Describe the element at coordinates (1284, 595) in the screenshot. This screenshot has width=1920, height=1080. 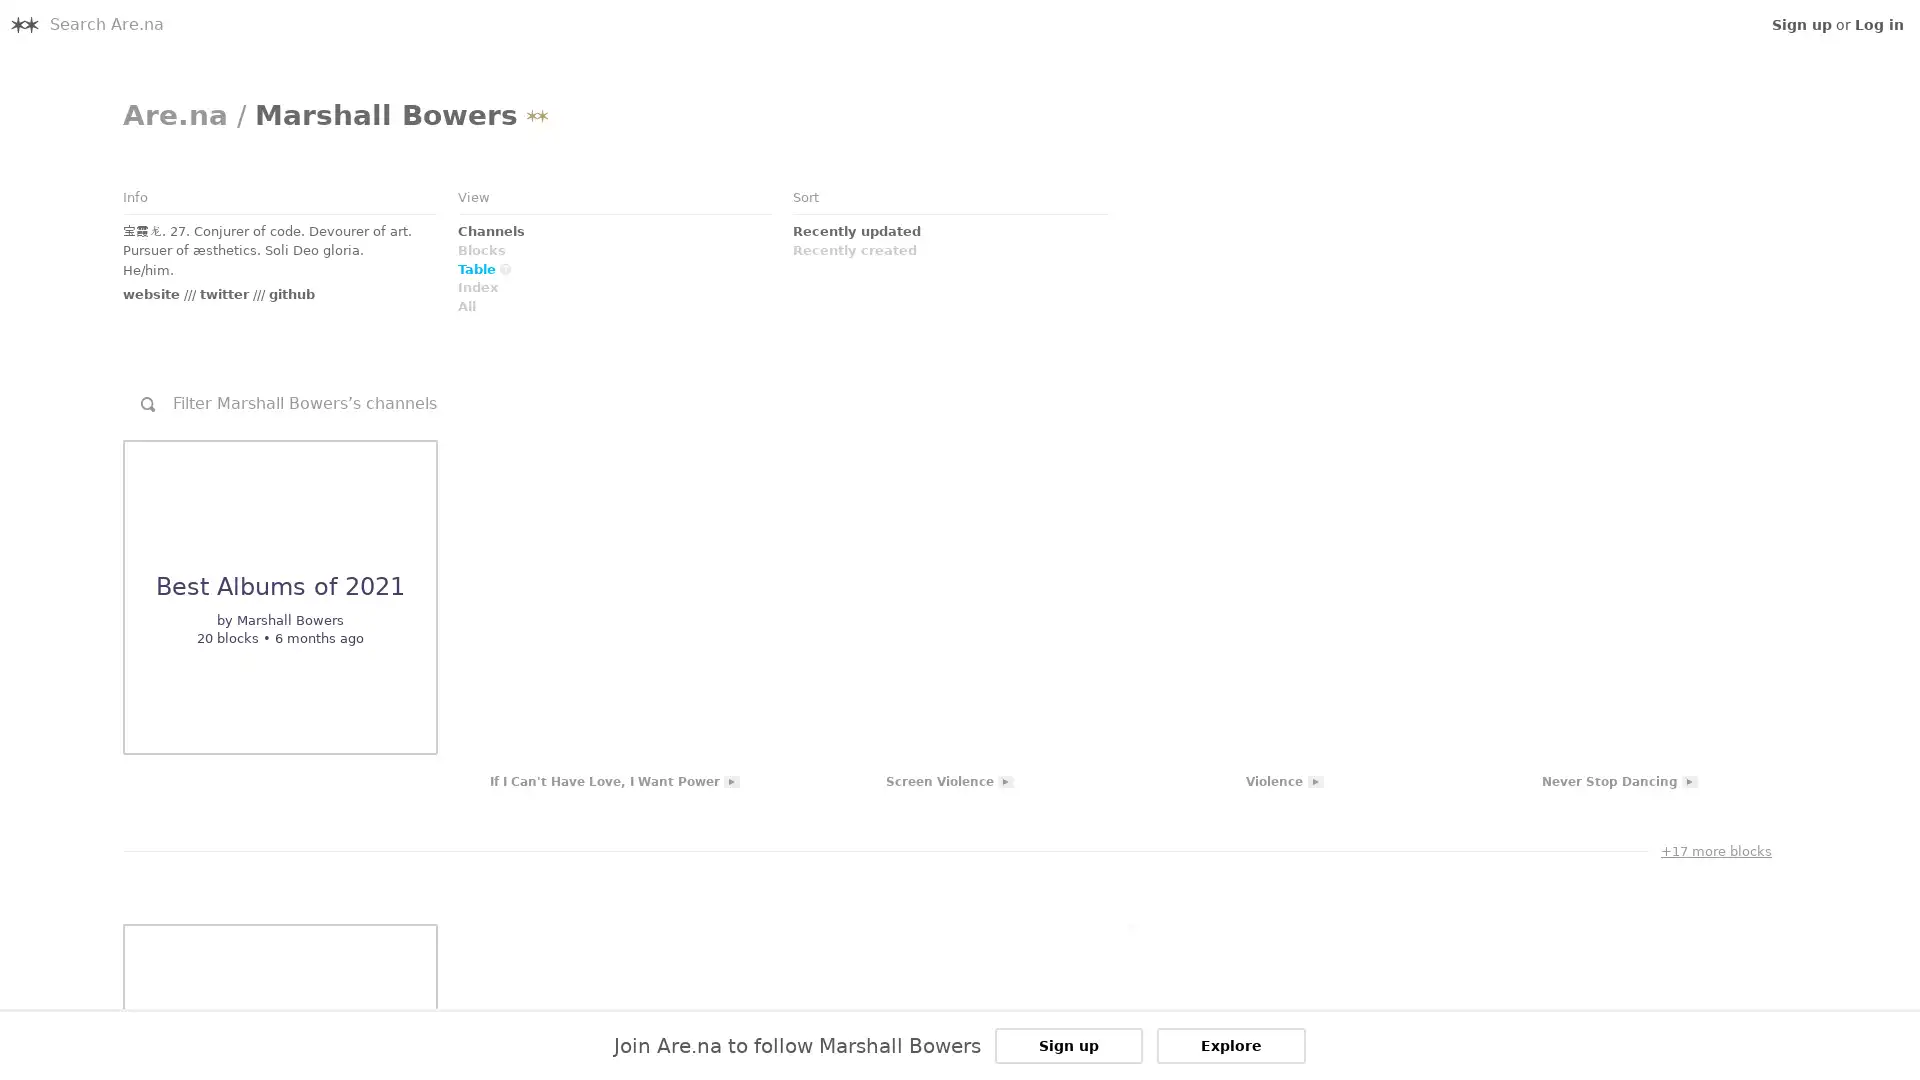
I see `Link to Embed: Violence` at that location.